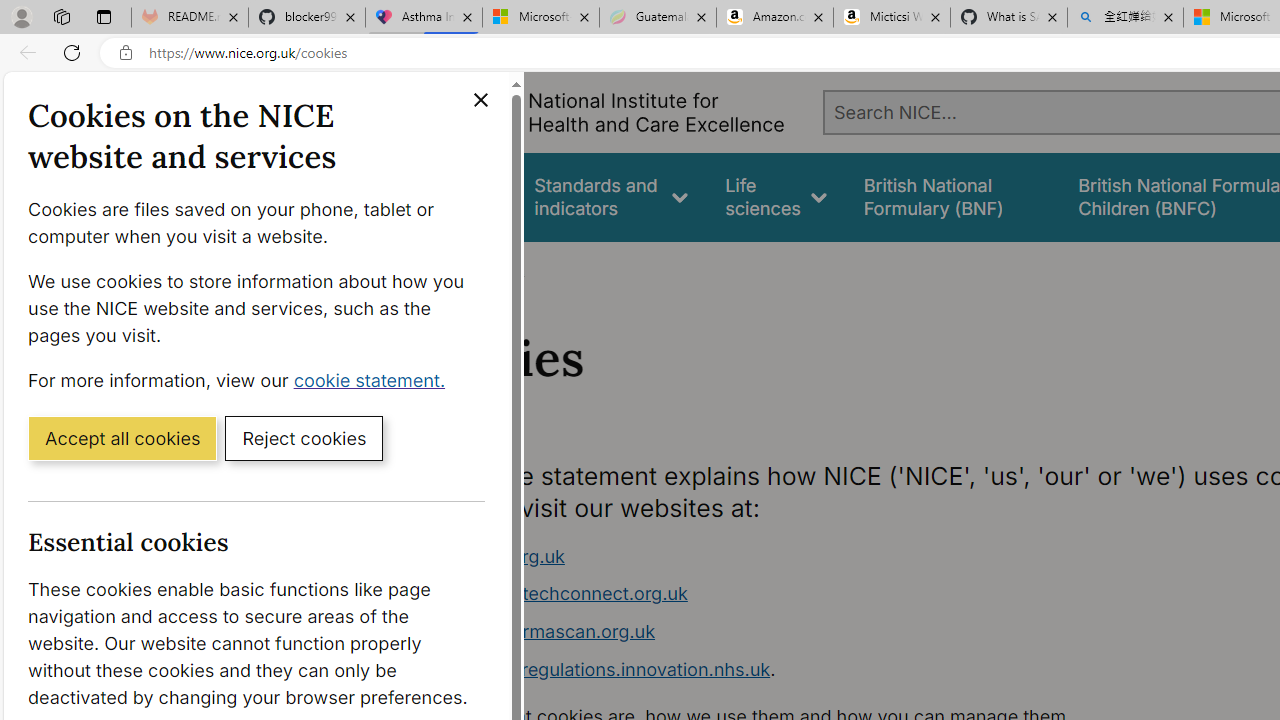 The image size is (1280, 720). What do you see at coordinates (423, 17) in the screenshot?
I see `'Asthma Inhalers: Names and Types'` at bounding box center [423, 17].